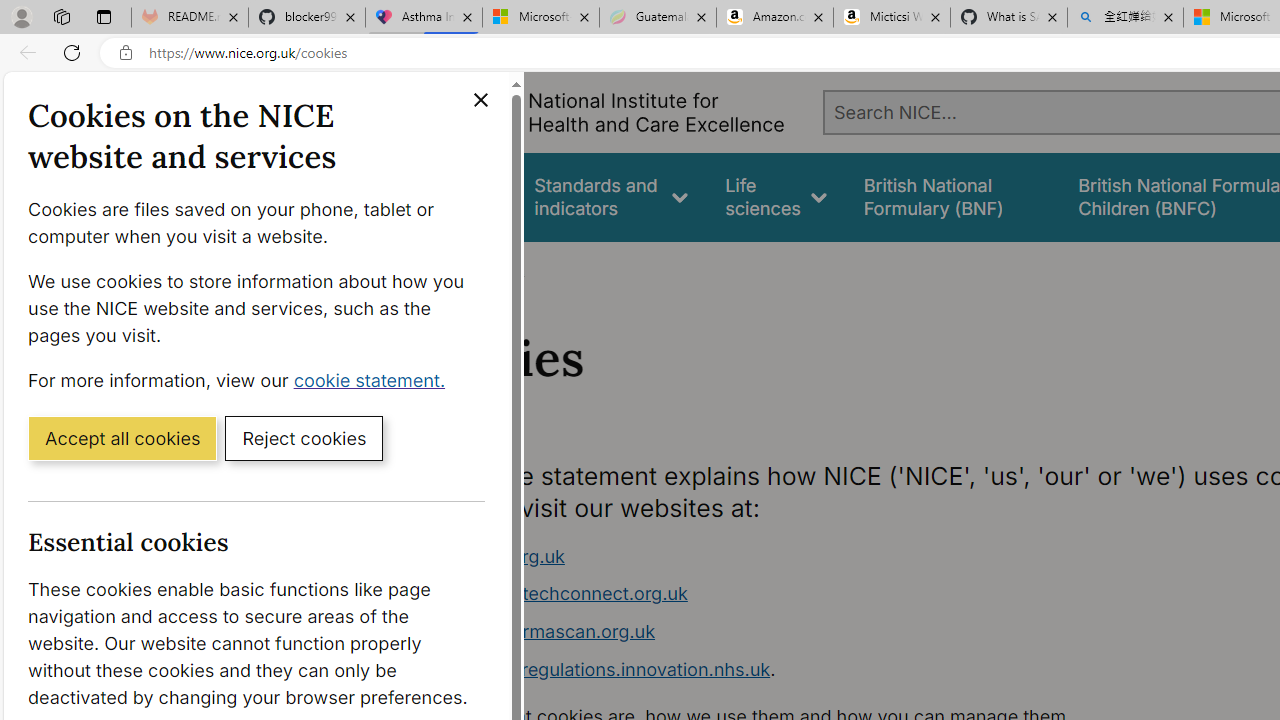 The image size is (1280, 720). What do you see at coordinates (423, 17) in the screenshot?
I see `'Asthma Inhalers: Names and Types'` at bounding box center [423, 17].